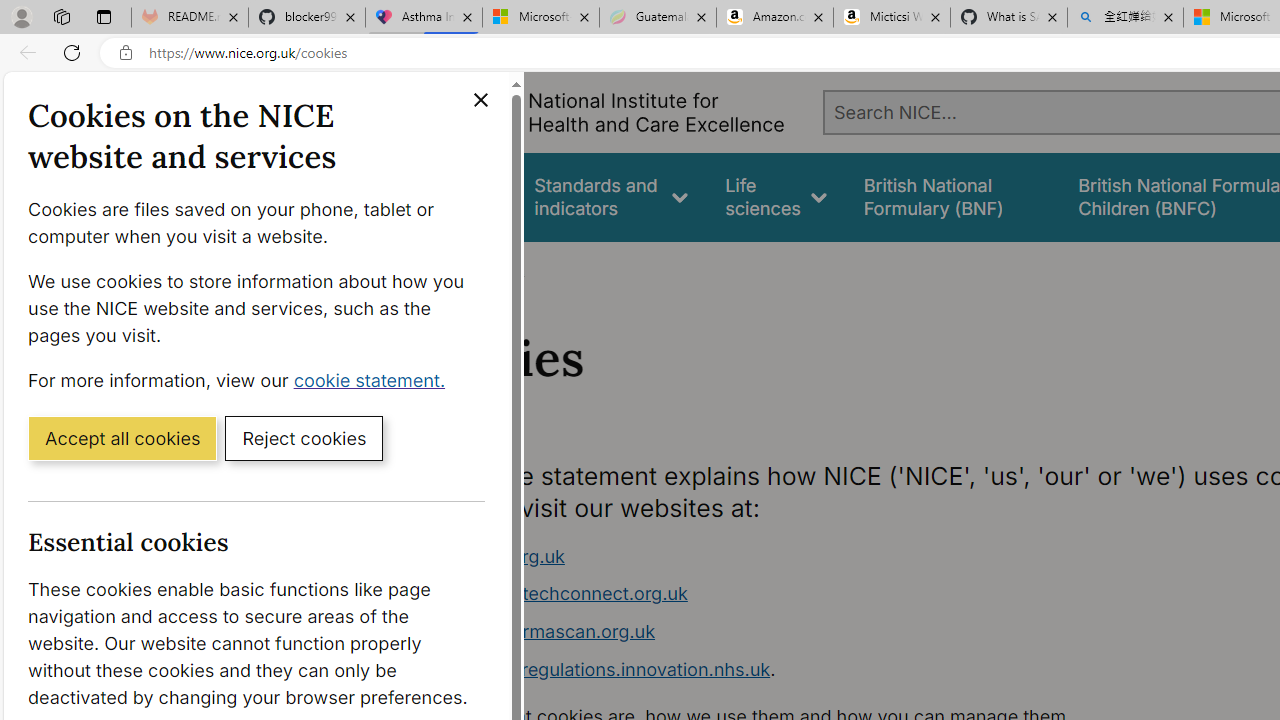 The image size is (1280, 720). What do you see at coordinates (423, 17) in the screenshot?
I see `'Asthma Inhalers: Names and Types'` at bounding box center [423, 17].